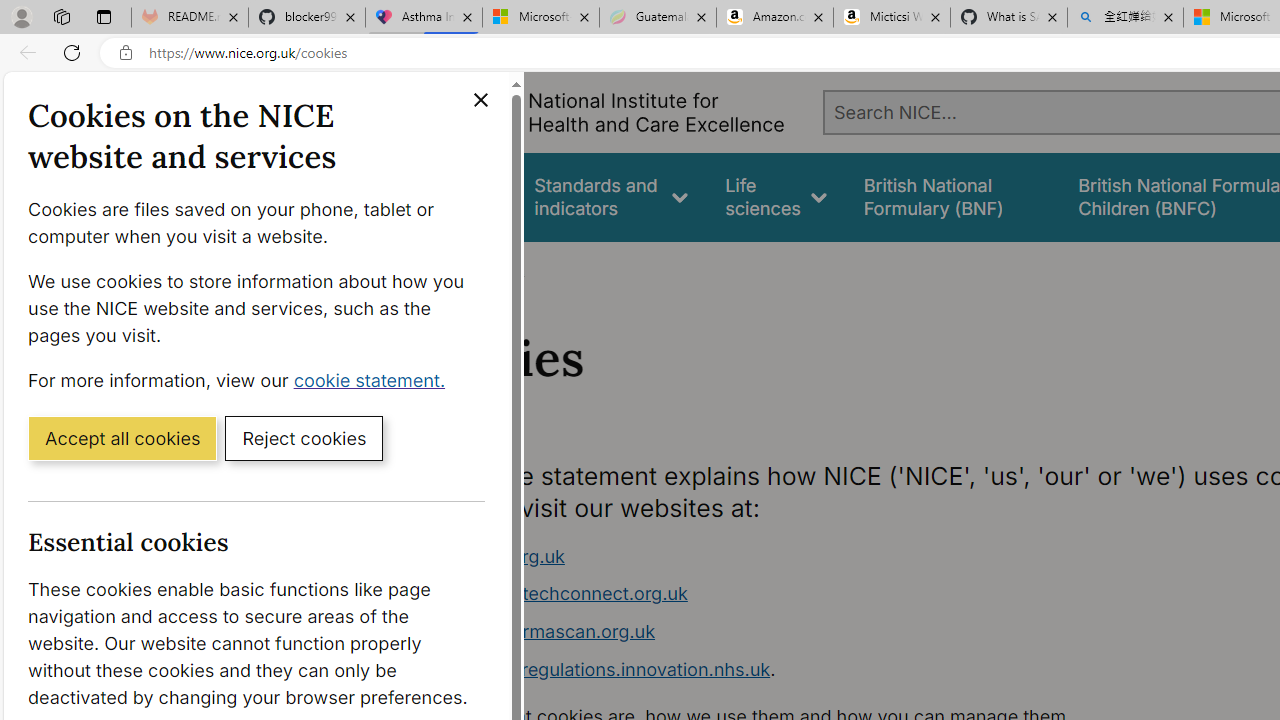 The image size is (1280, 720). What do you see at coordinates (423, 17) in the screenshot?
I see `'Asthma Inhalers: Names and Types'` at bounding box center [423, 17].